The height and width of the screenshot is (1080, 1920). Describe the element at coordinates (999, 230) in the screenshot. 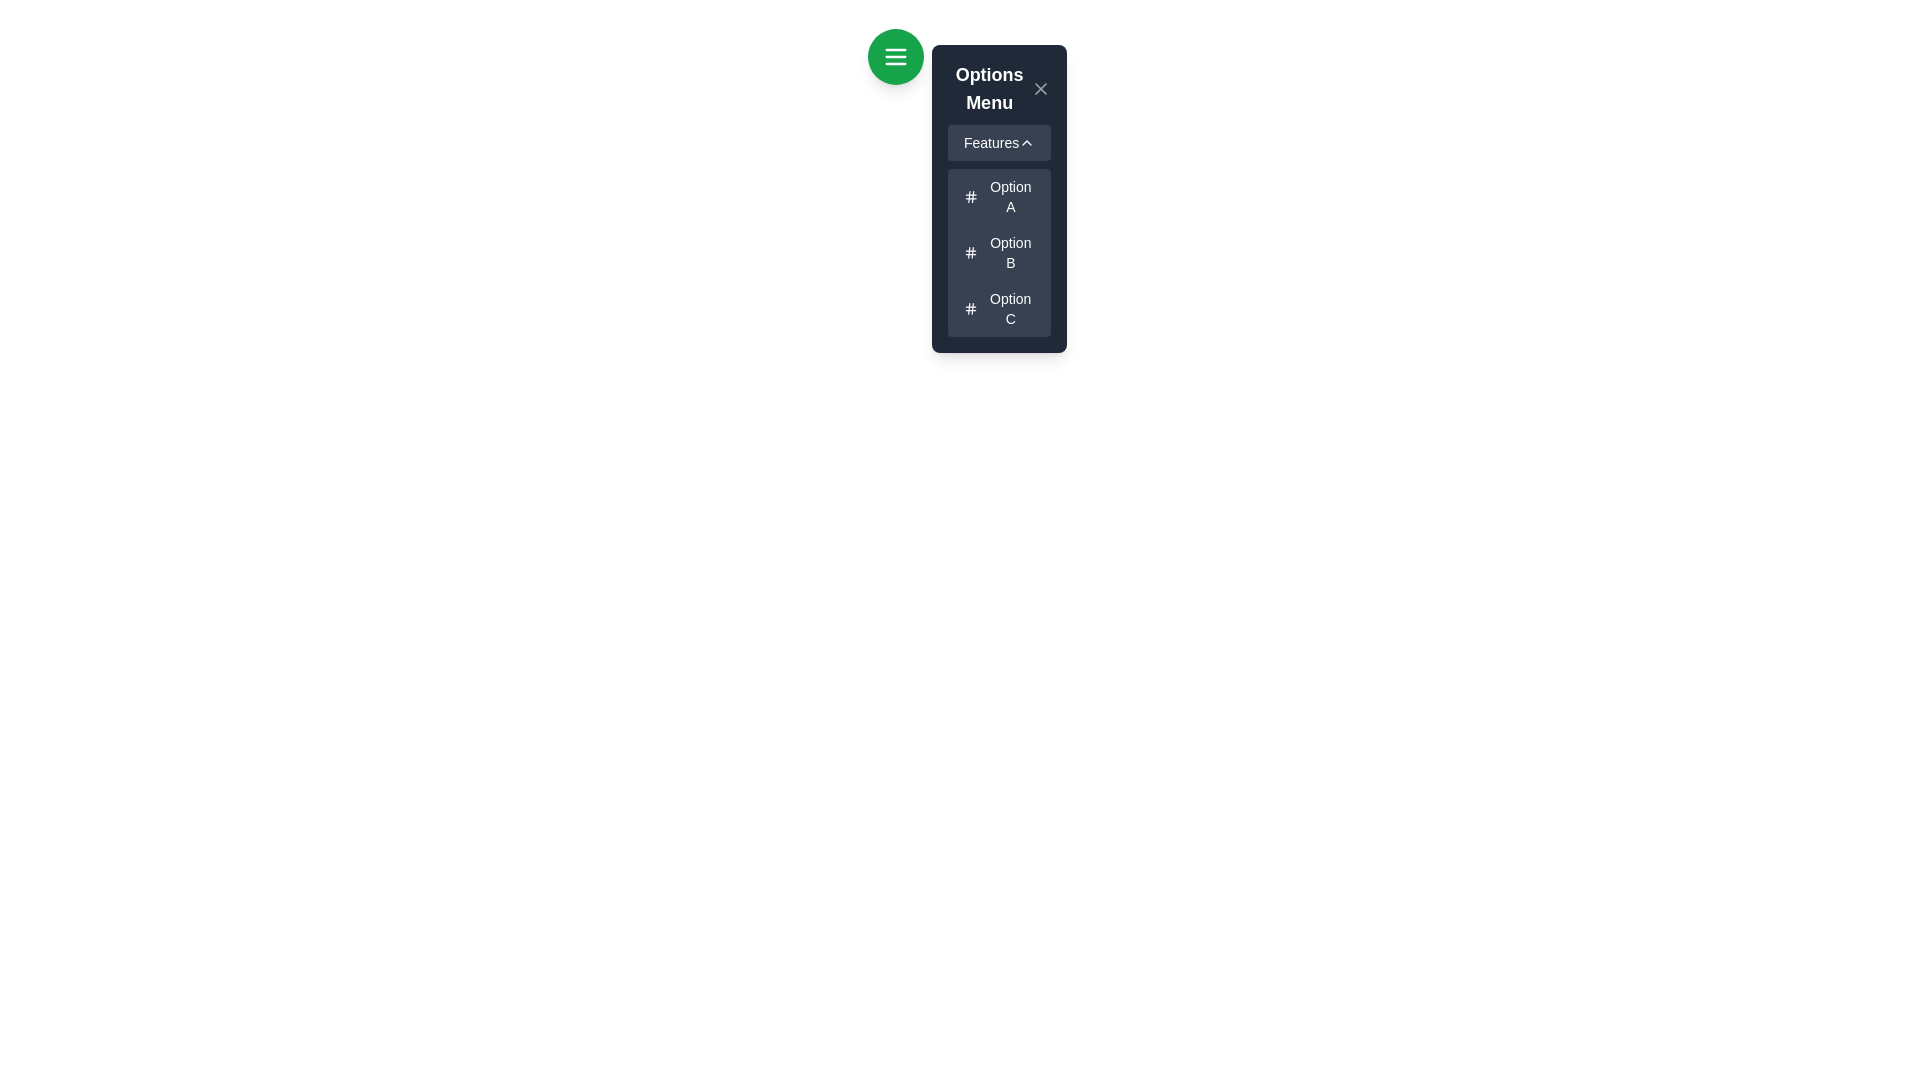

I see `the 'Features' dropdown menu option` at that location.